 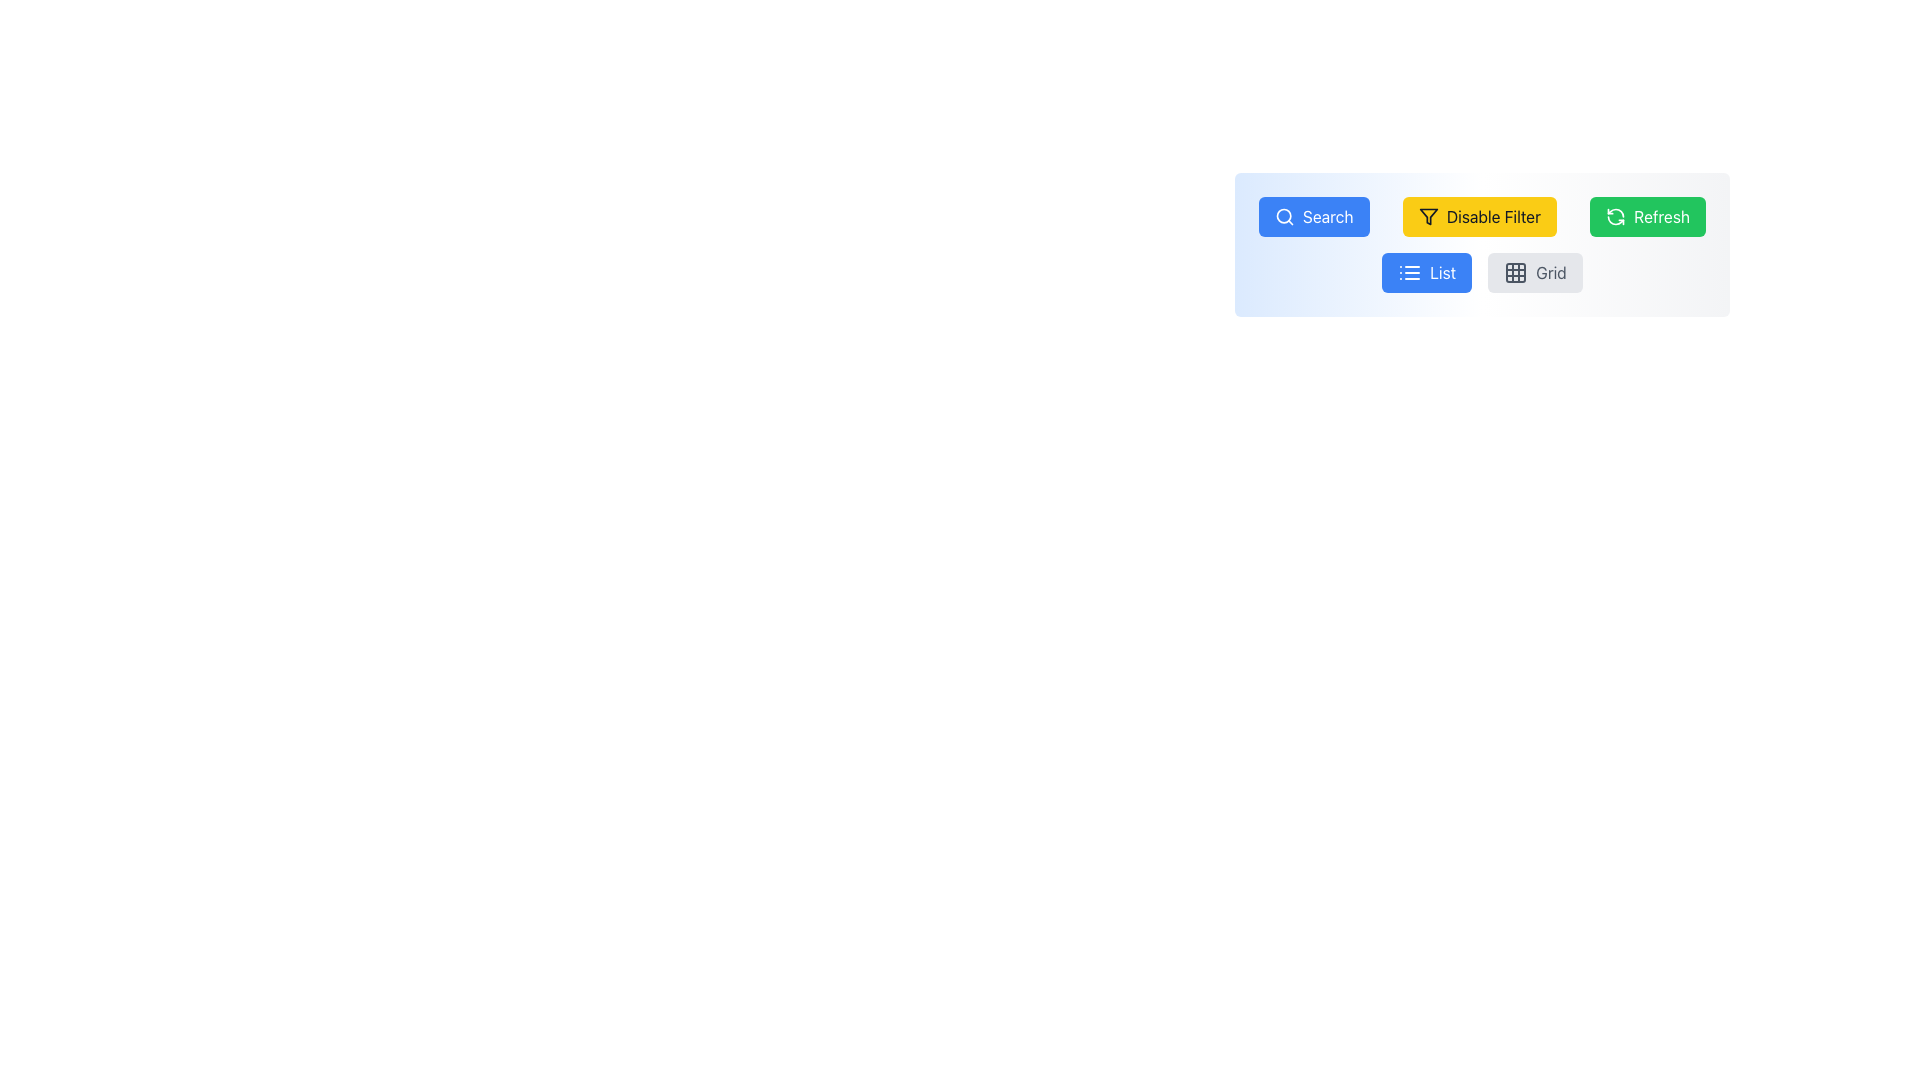 What do you see at coordinates (1314, 216) in the screenshot?
I see `the bright blue 'Search' button with a magnifying glass icon` at bounding box center [1314, 216].